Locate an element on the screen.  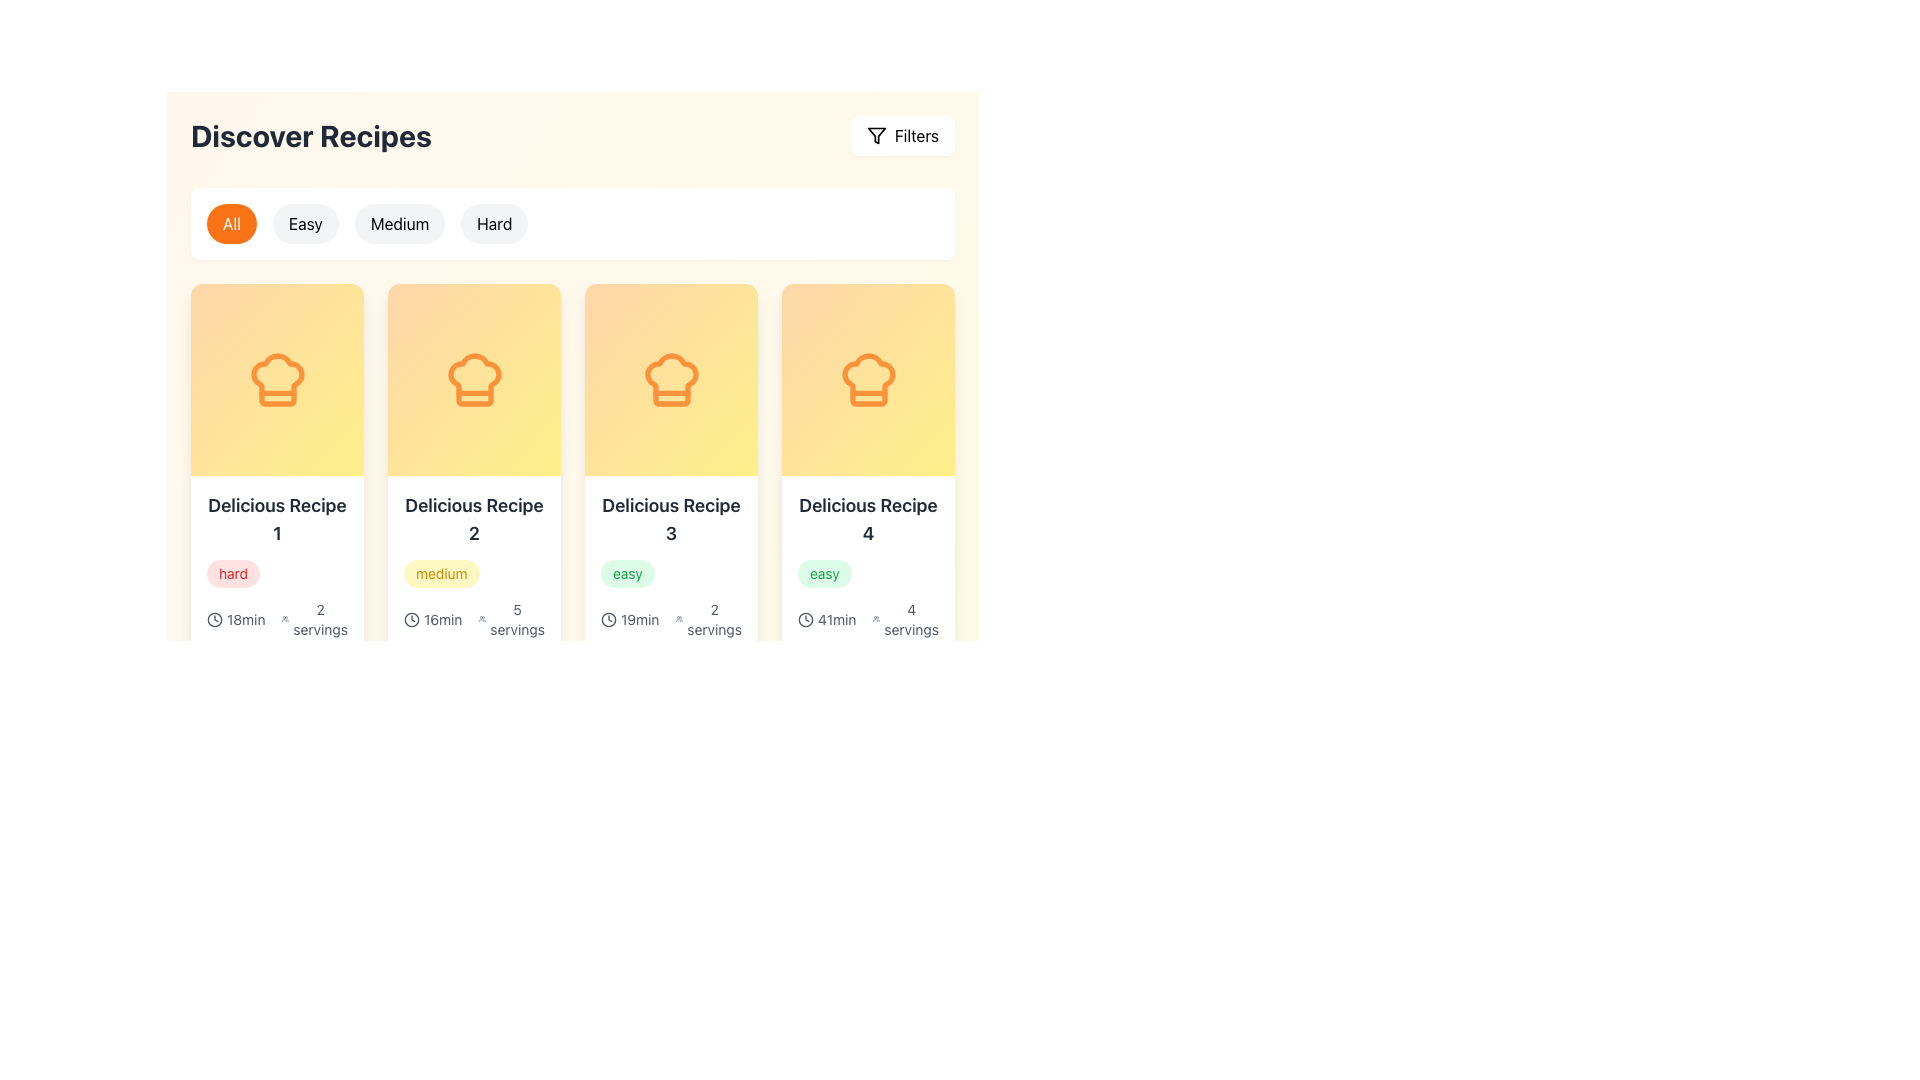
the time icon representing the duration of '16min' in the 'Delicious Recipe 2' card is located at coordinates (411, 619).